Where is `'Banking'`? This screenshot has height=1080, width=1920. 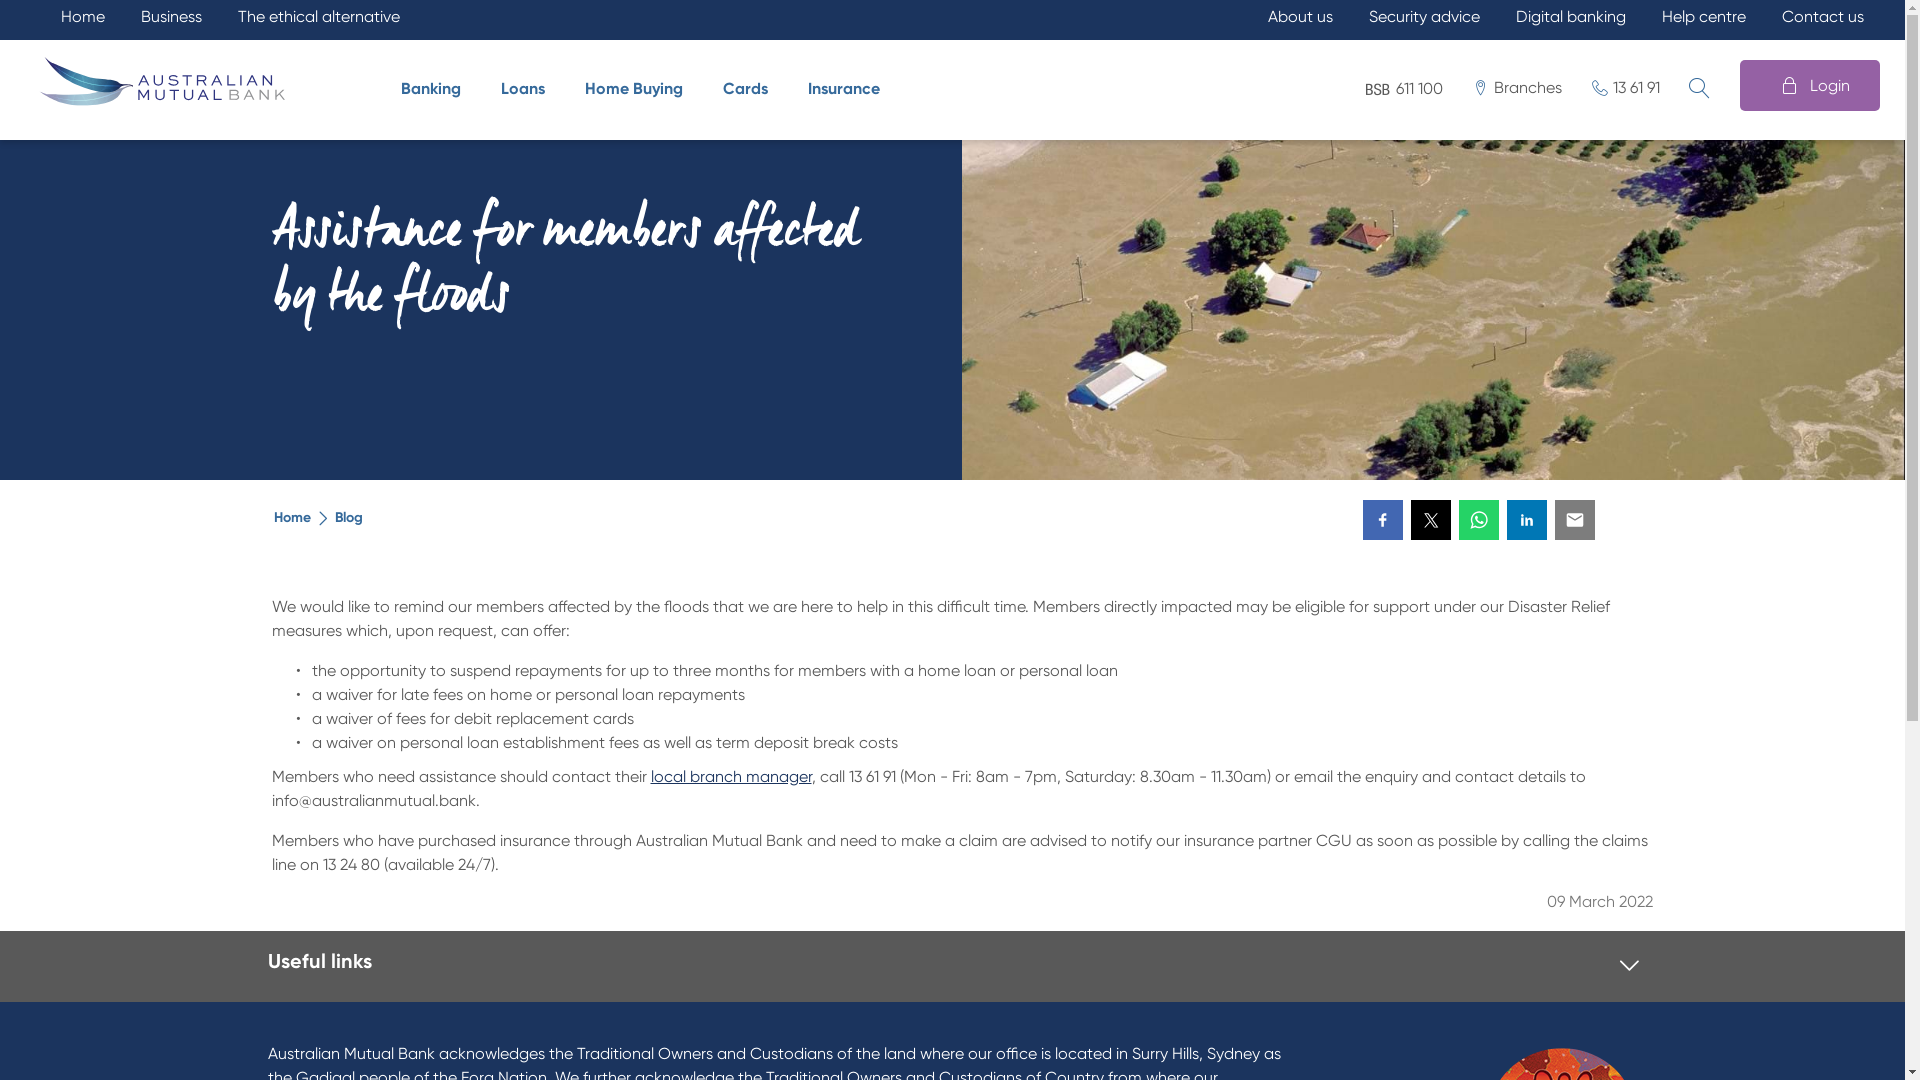 'Banking' is located at coordinates (435, 87).